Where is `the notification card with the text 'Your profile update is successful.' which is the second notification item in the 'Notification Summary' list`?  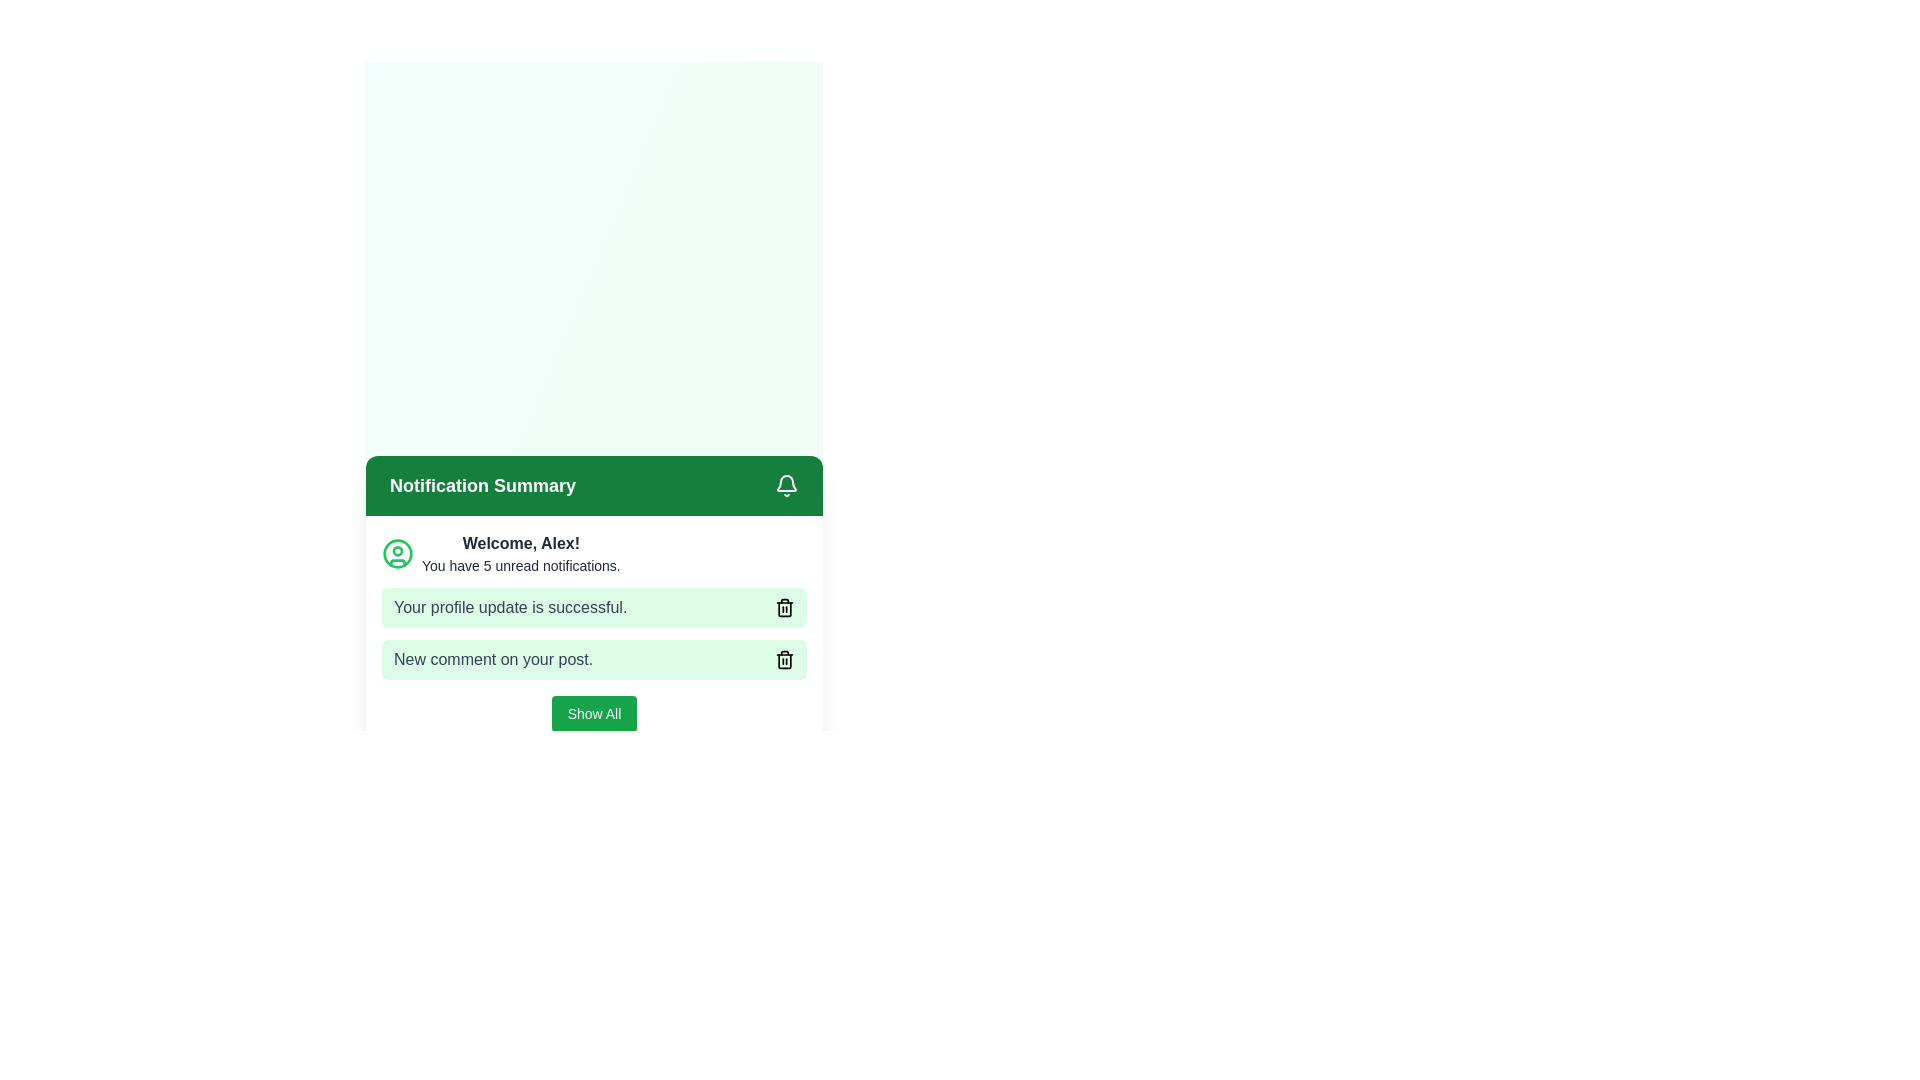 the notification card with the text 'Your profile update is successful.' which is the second notification item in the 'Notification Summary' list is located at coordinates (593, 632).